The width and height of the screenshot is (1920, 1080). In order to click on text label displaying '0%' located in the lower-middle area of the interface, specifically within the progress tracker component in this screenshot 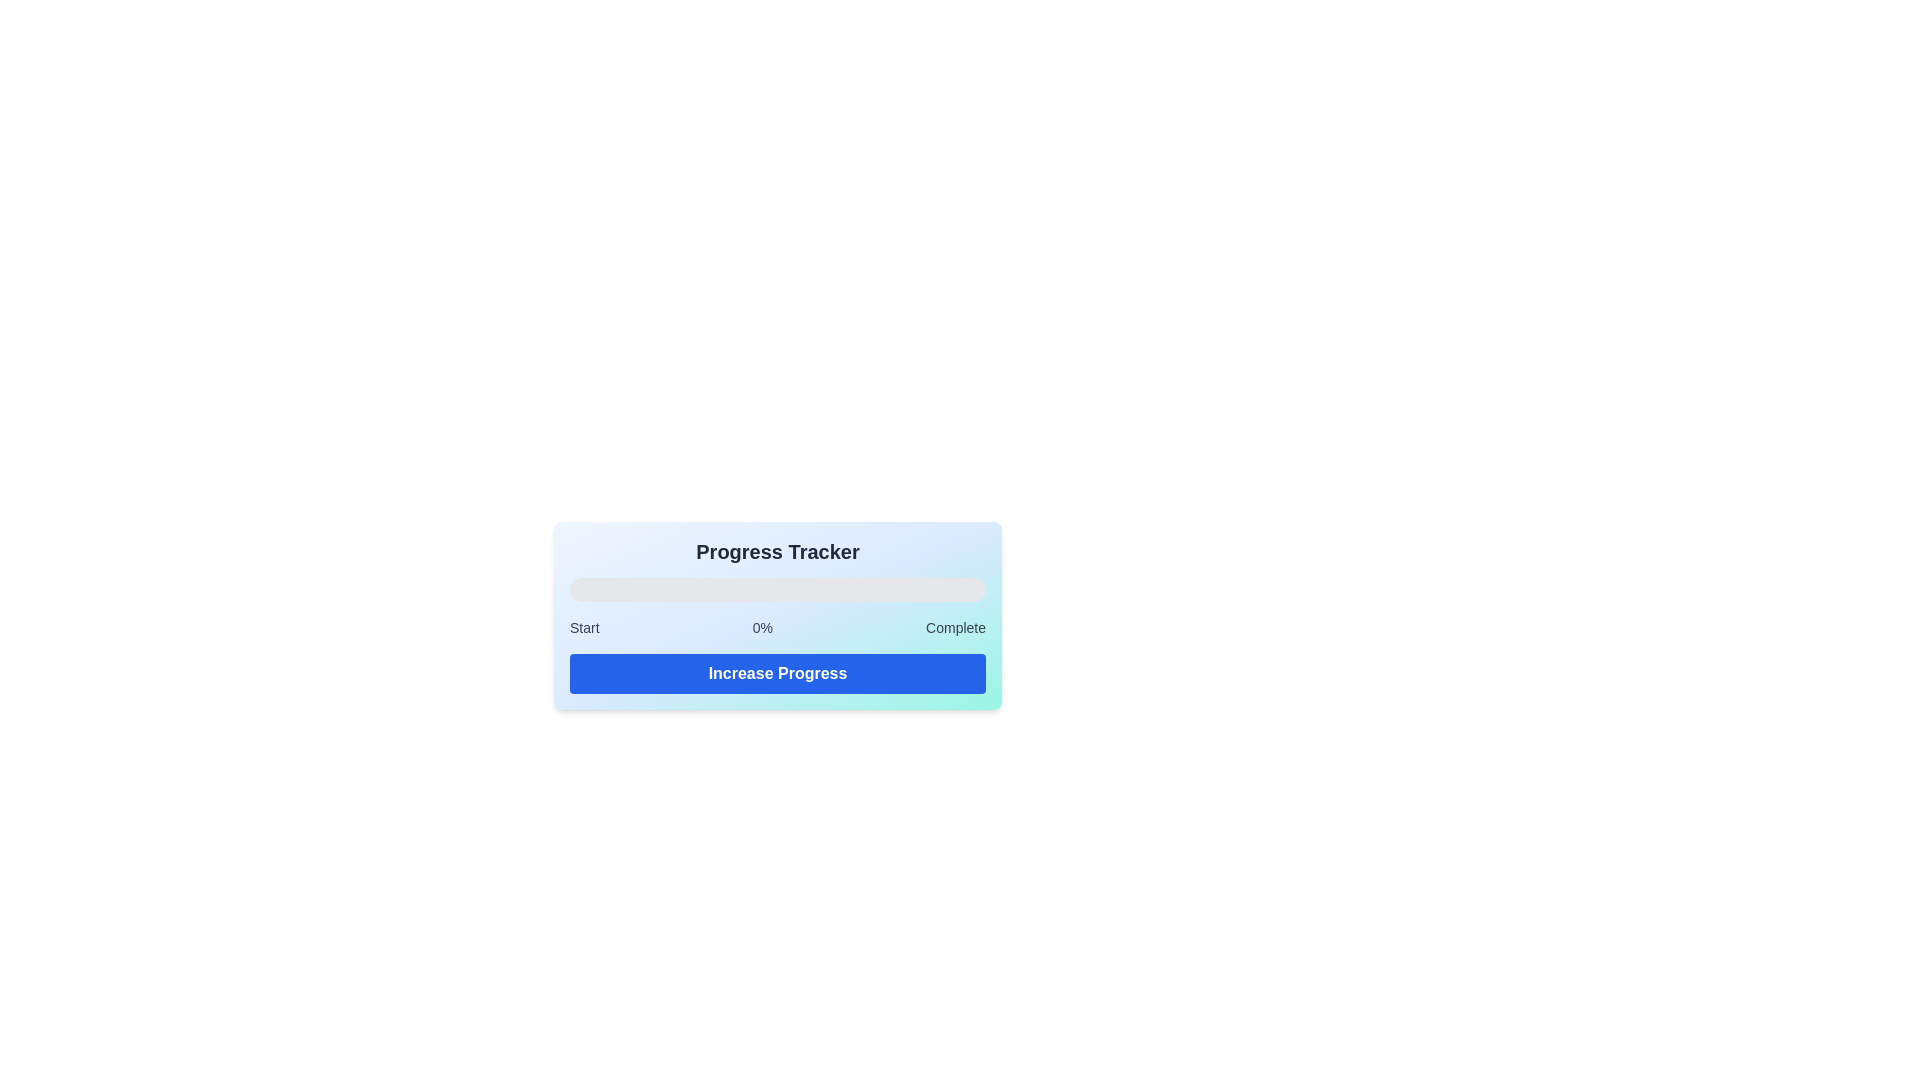, I will do `click(761, 627)`.